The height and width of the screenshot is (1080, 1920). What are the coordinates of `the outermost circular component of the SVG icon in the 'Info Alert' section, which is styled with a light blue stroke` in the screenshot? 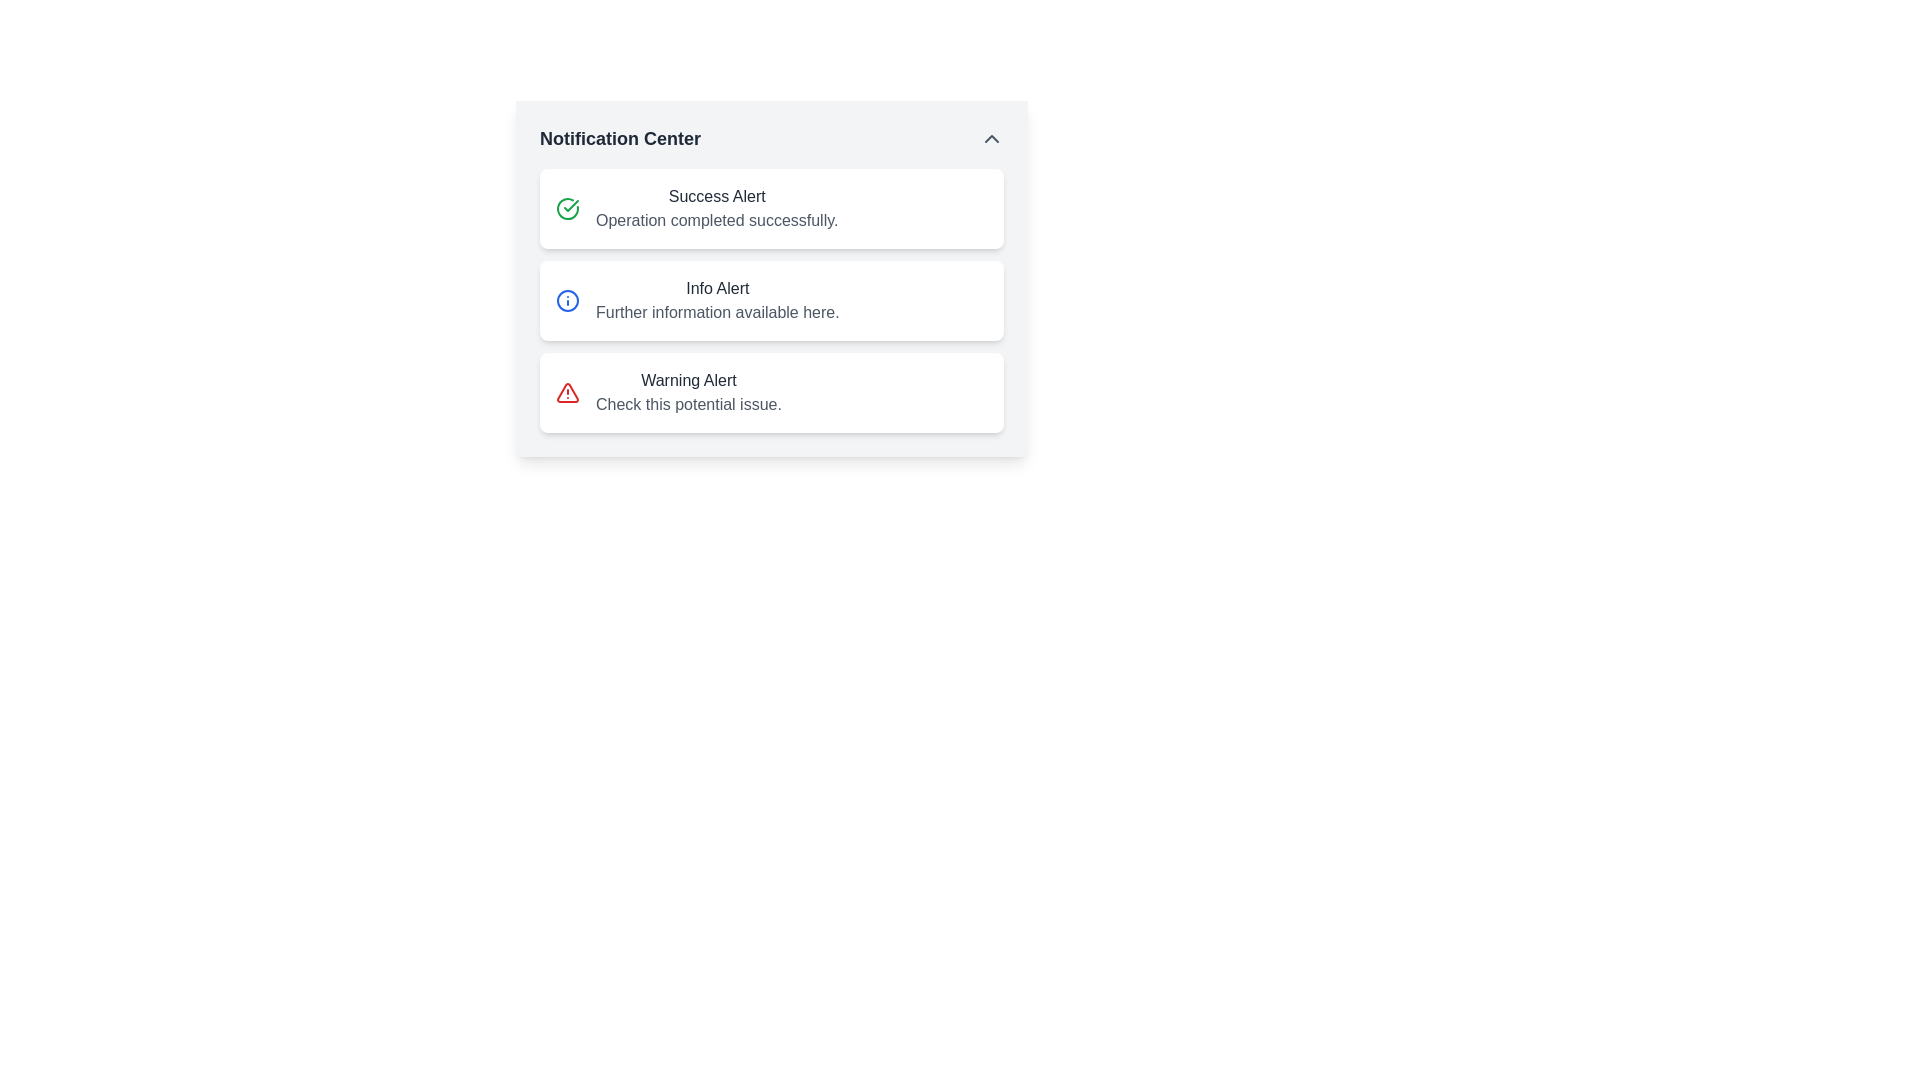 It's located at (566, 300).